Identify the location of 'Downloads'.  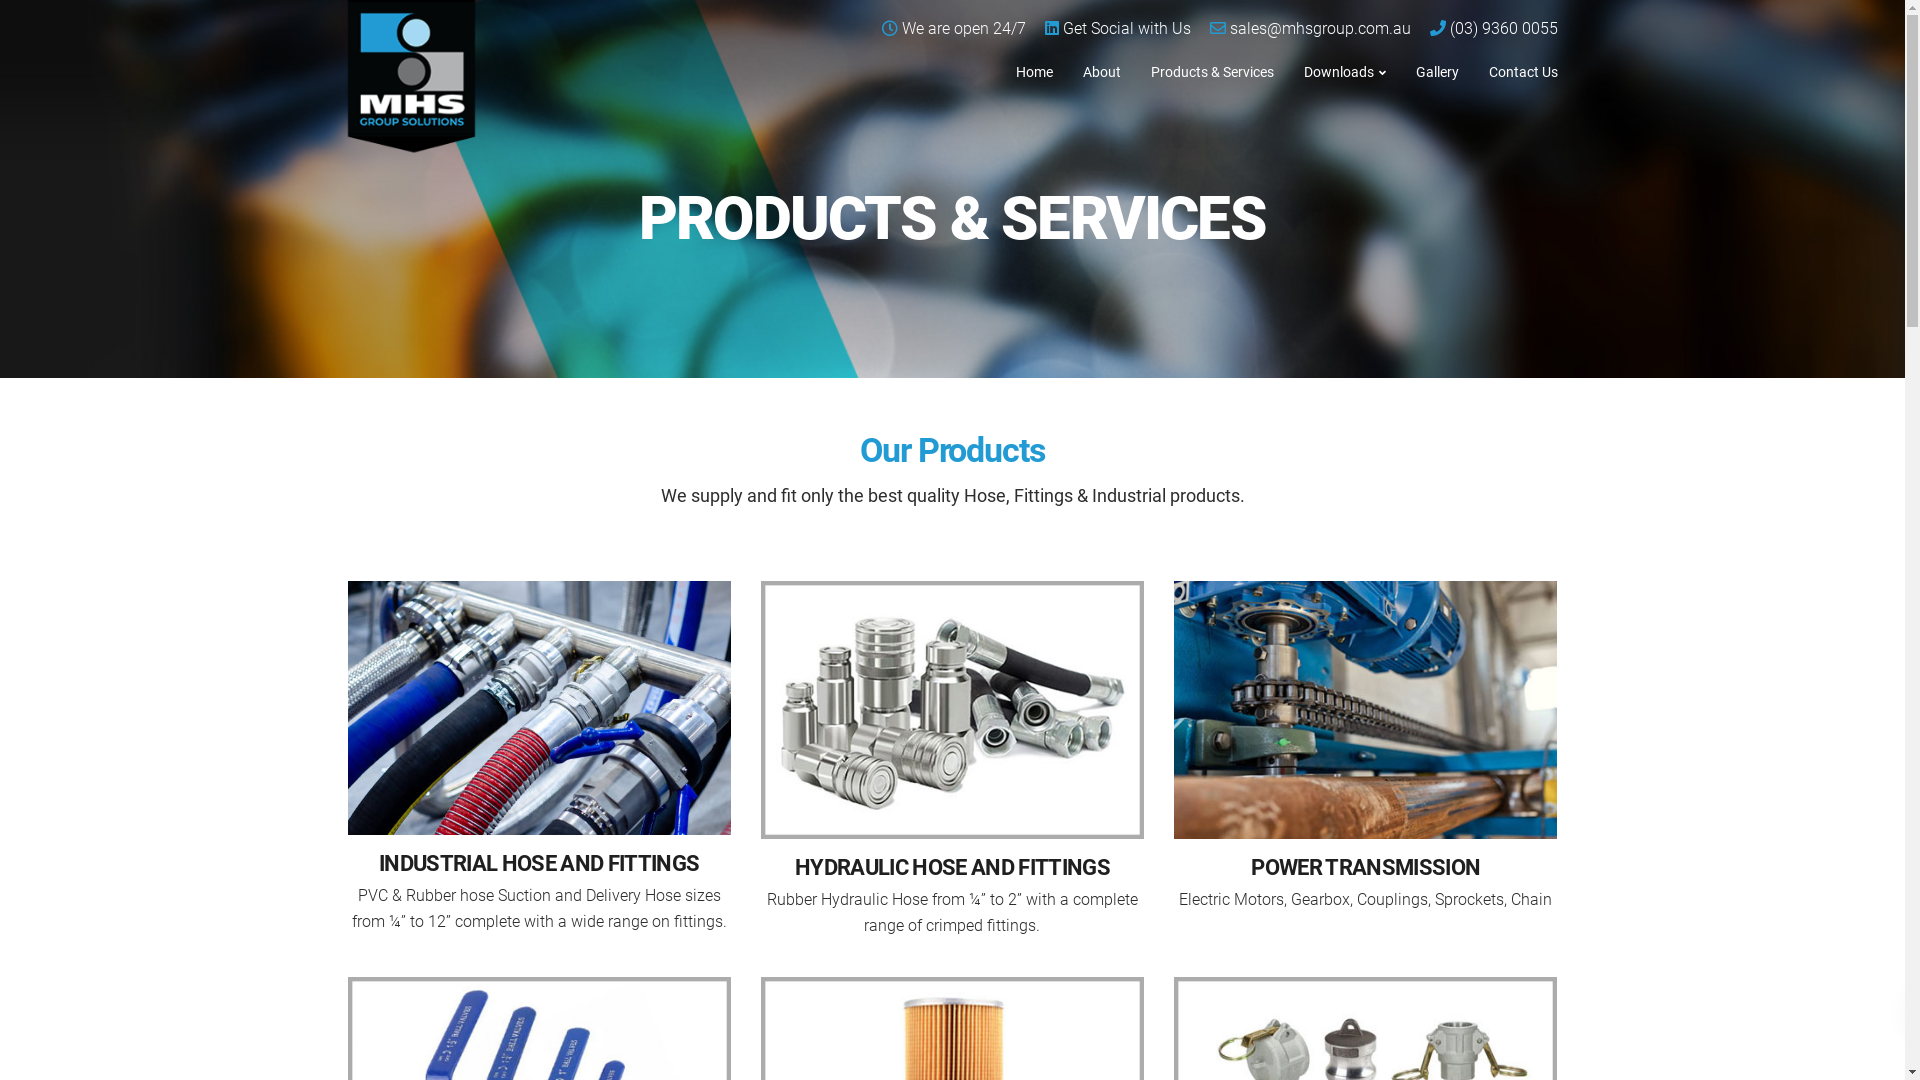
(1344, 69).